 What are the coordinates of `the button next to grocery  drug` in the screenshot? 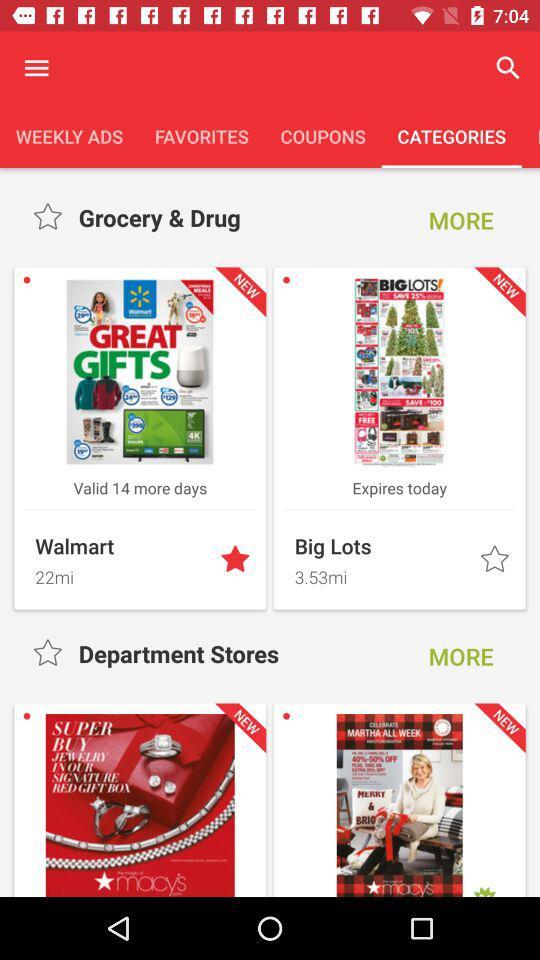 It's located at (461, 220).